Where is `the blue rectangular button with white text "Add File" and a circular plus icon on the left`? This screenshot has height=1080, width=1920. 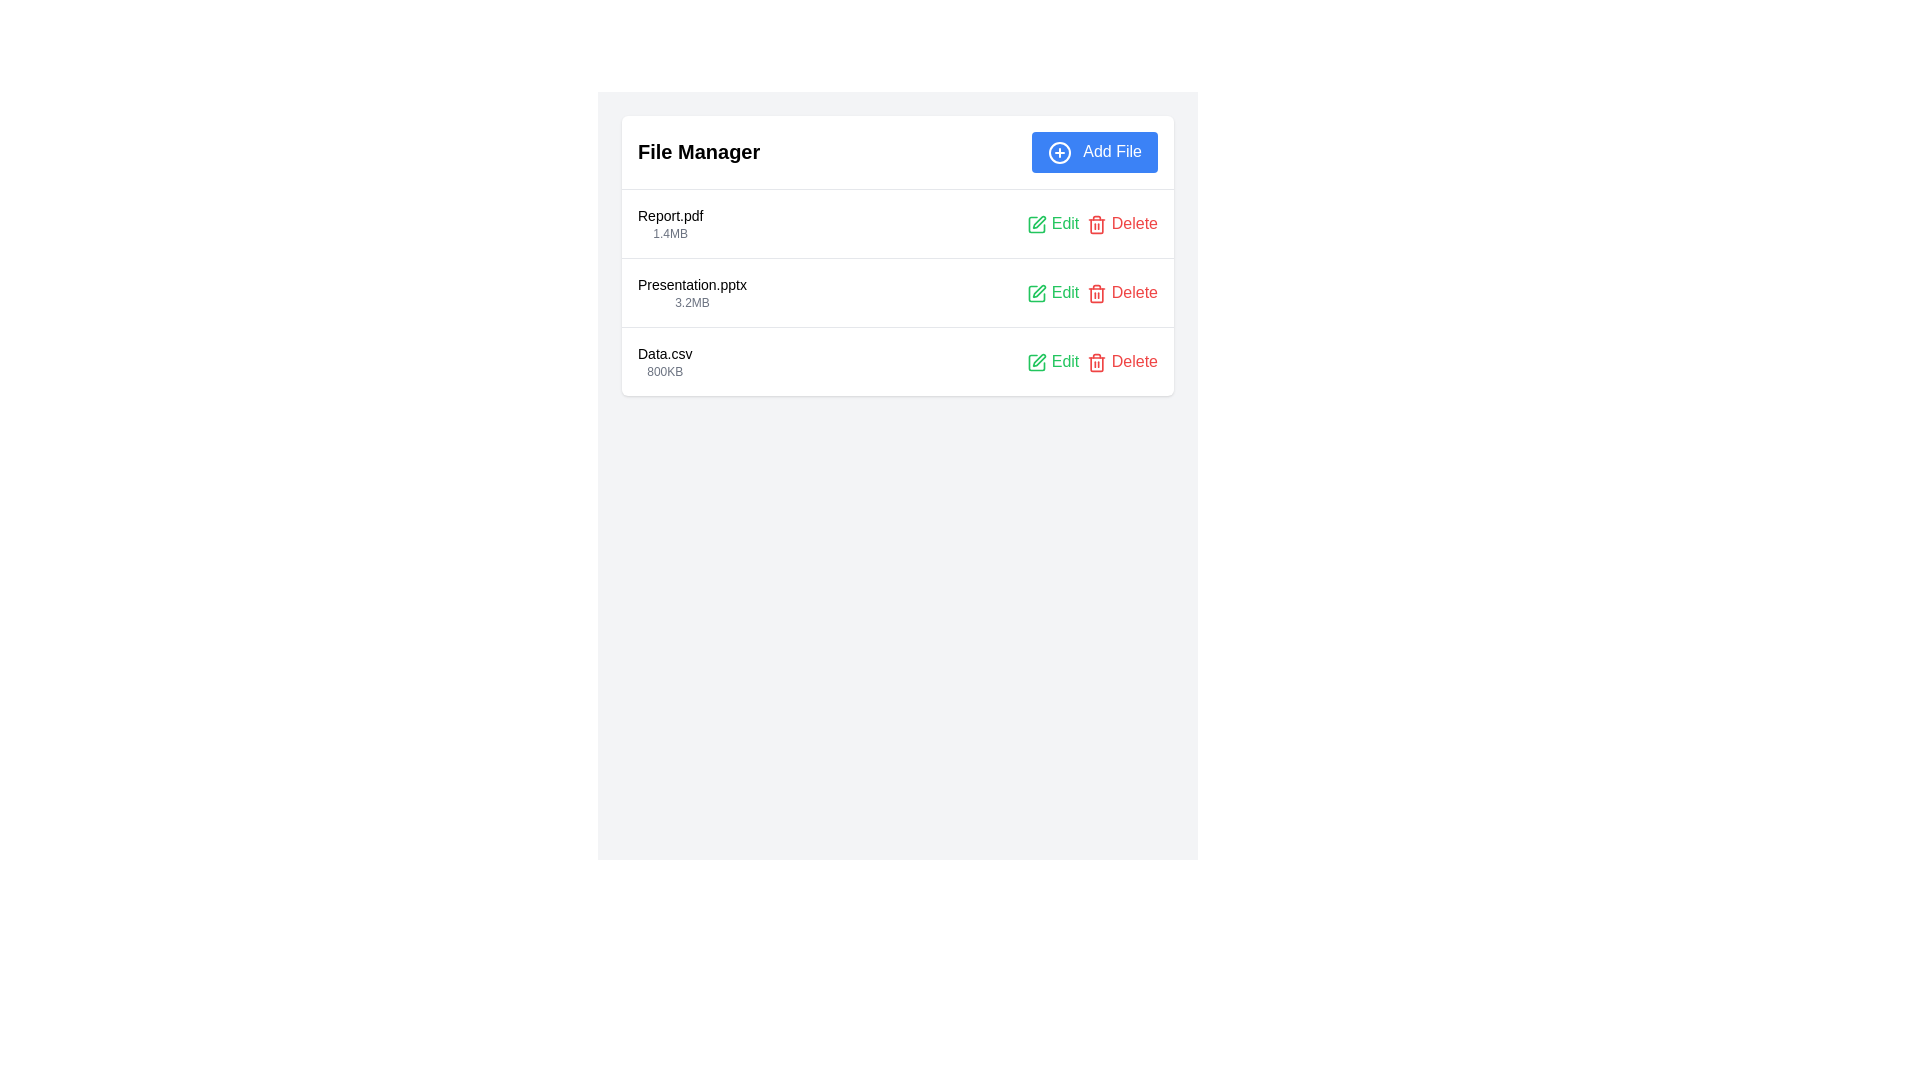
the blue rectangular button with white text "Add File" and a circular plus icon on the left is located at coordinates (1093, 151).